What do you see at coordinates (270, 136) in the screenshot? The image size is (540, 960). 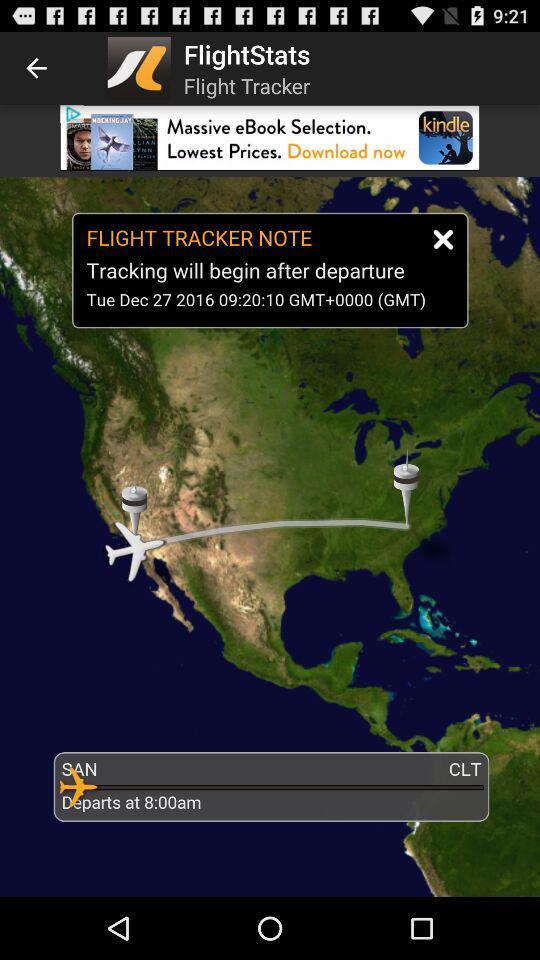 I see `open app download link` at bounding box center [270, 136].